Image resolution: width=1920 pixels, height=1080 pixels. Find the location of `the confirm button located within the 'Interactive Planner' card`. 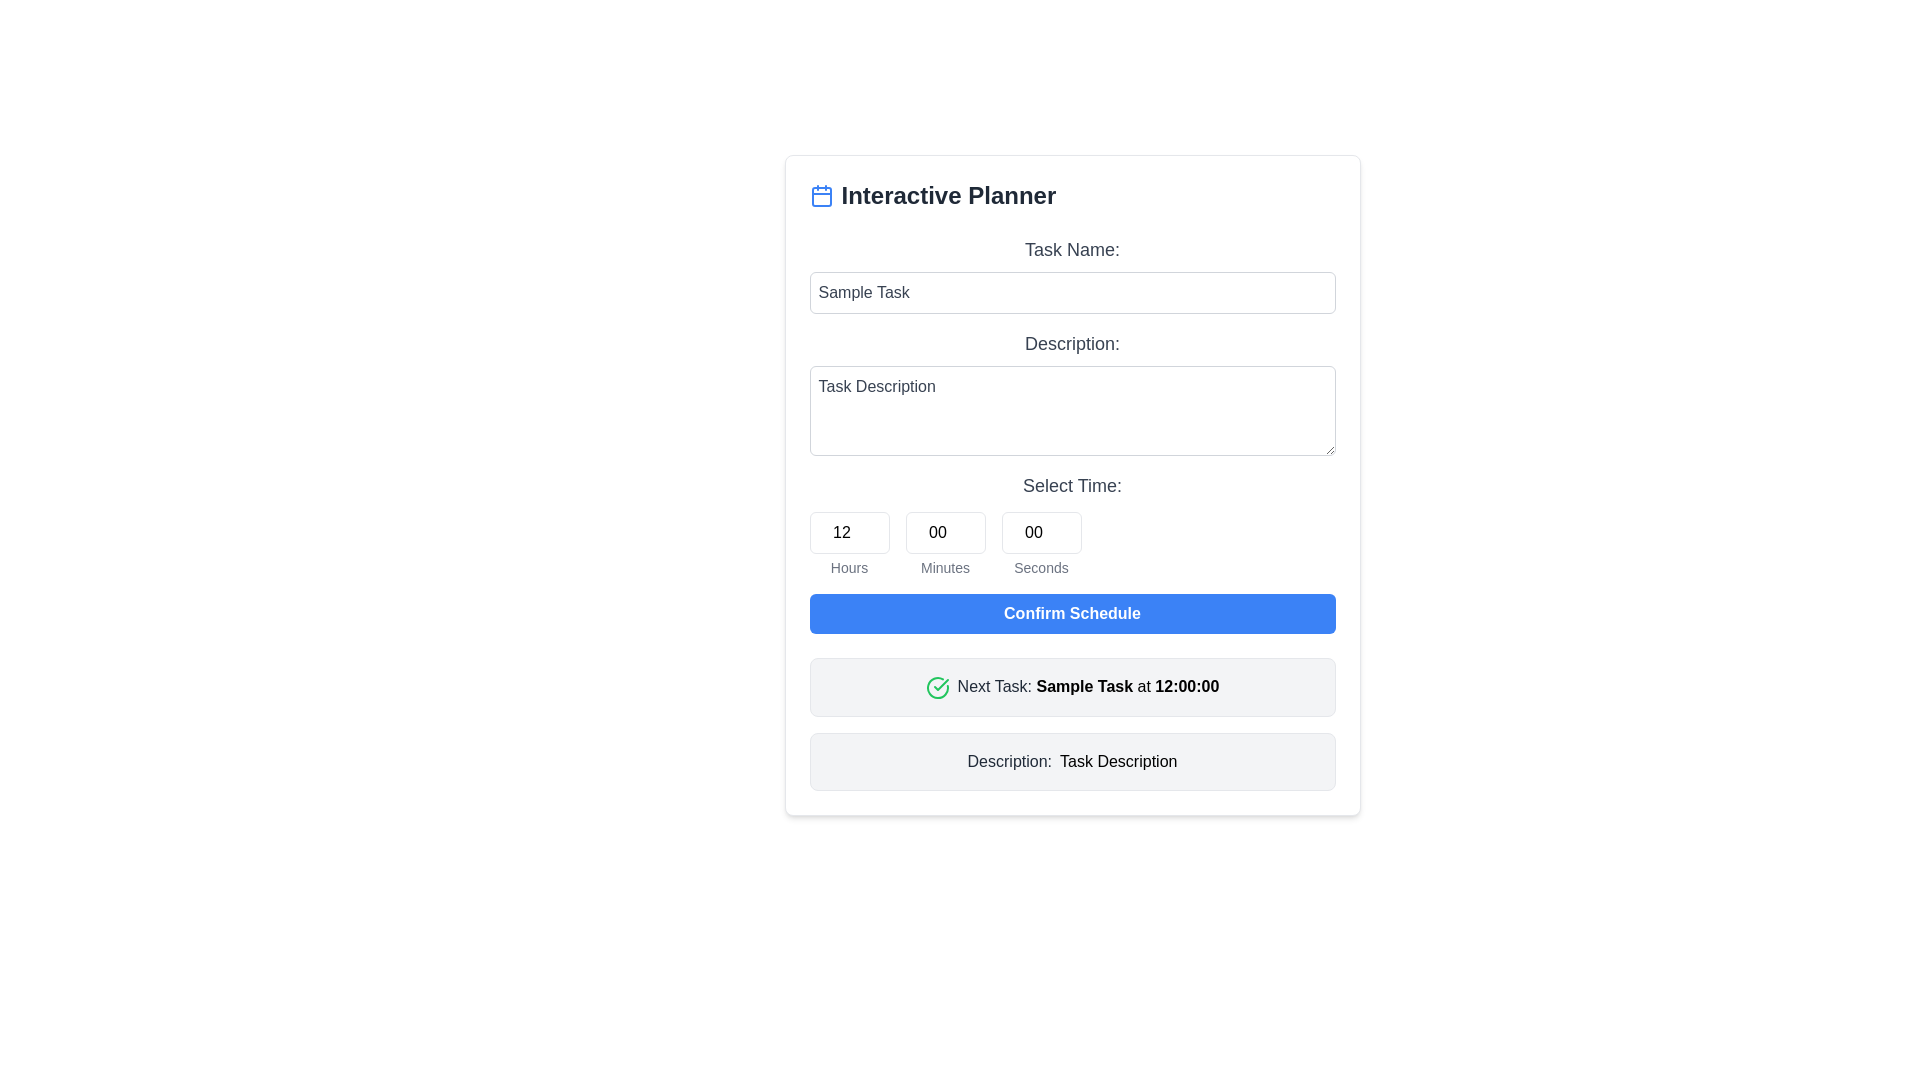

the confirm button located within the 'Interactive Planner' card is located at coordinates (1071, 612).